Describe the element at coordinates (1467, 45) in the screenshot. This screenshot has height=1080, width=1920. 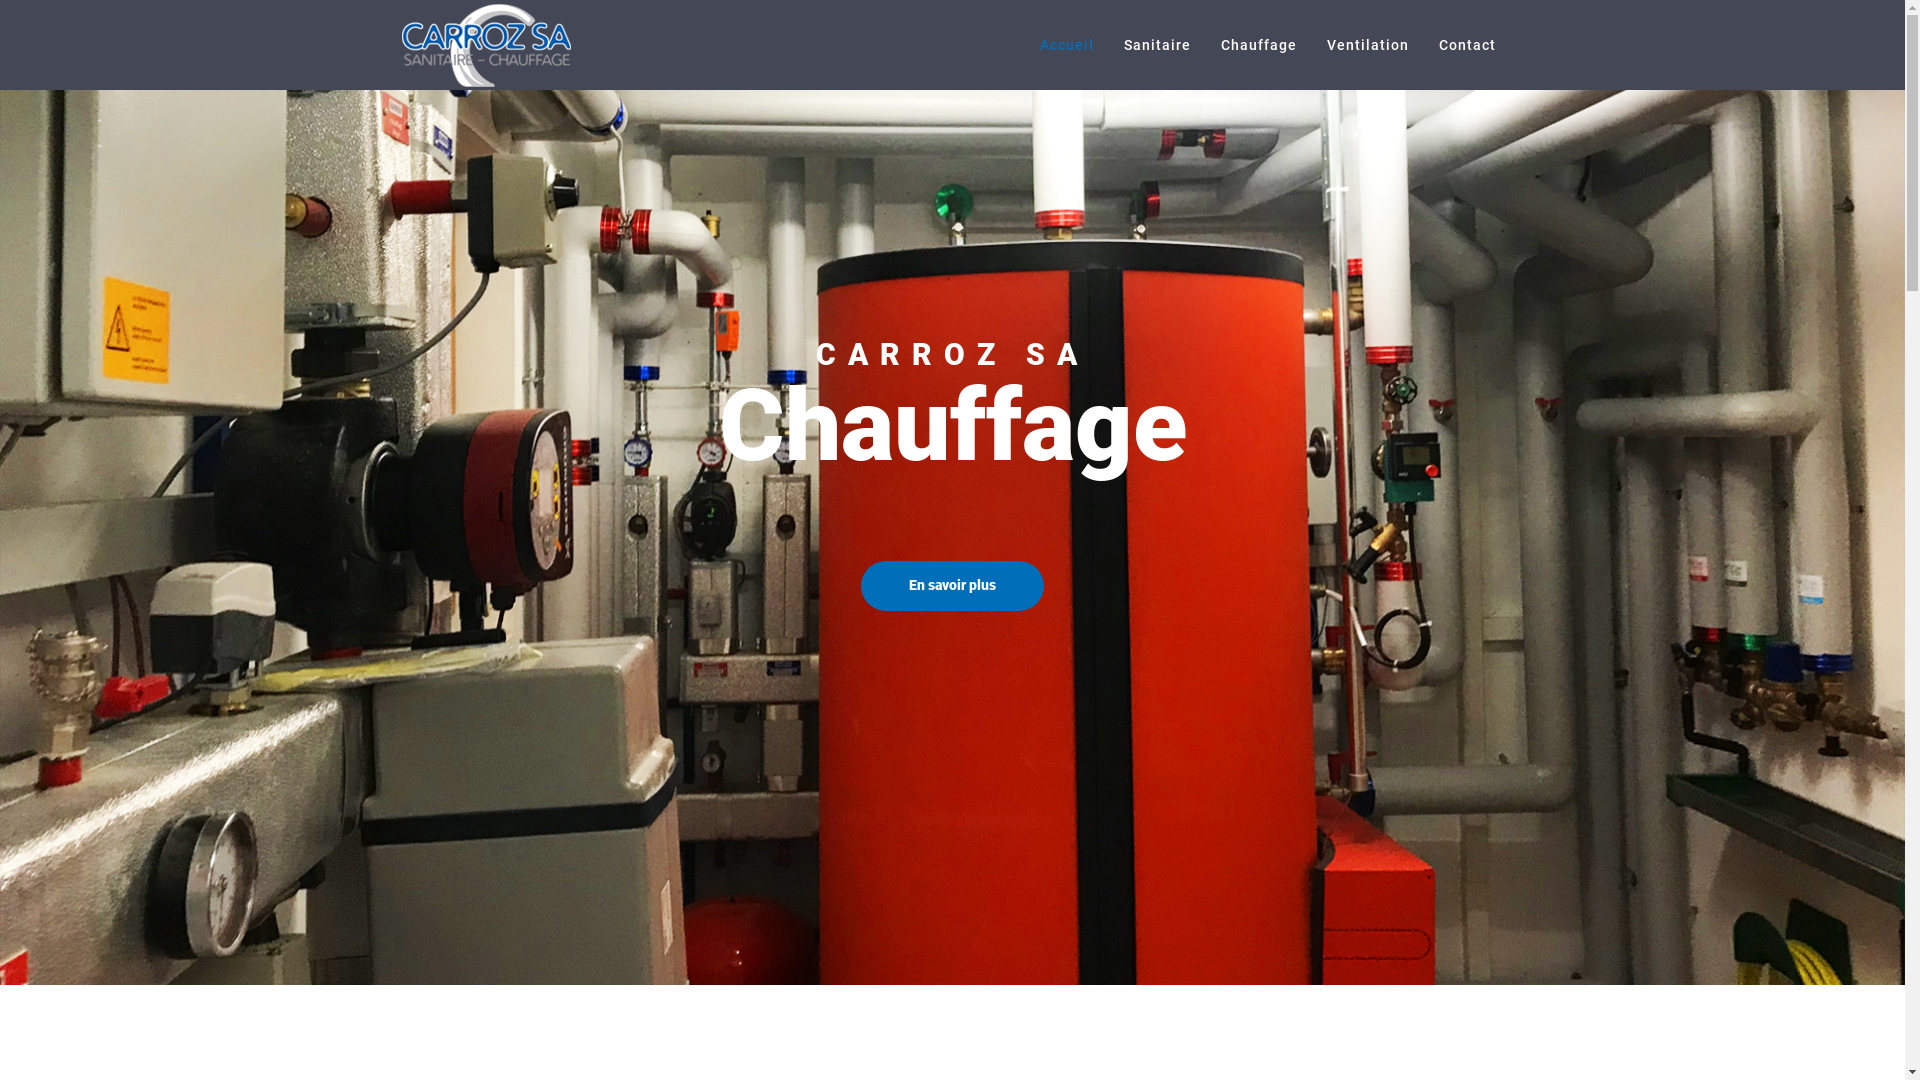
I see `'Contact'` at that location.